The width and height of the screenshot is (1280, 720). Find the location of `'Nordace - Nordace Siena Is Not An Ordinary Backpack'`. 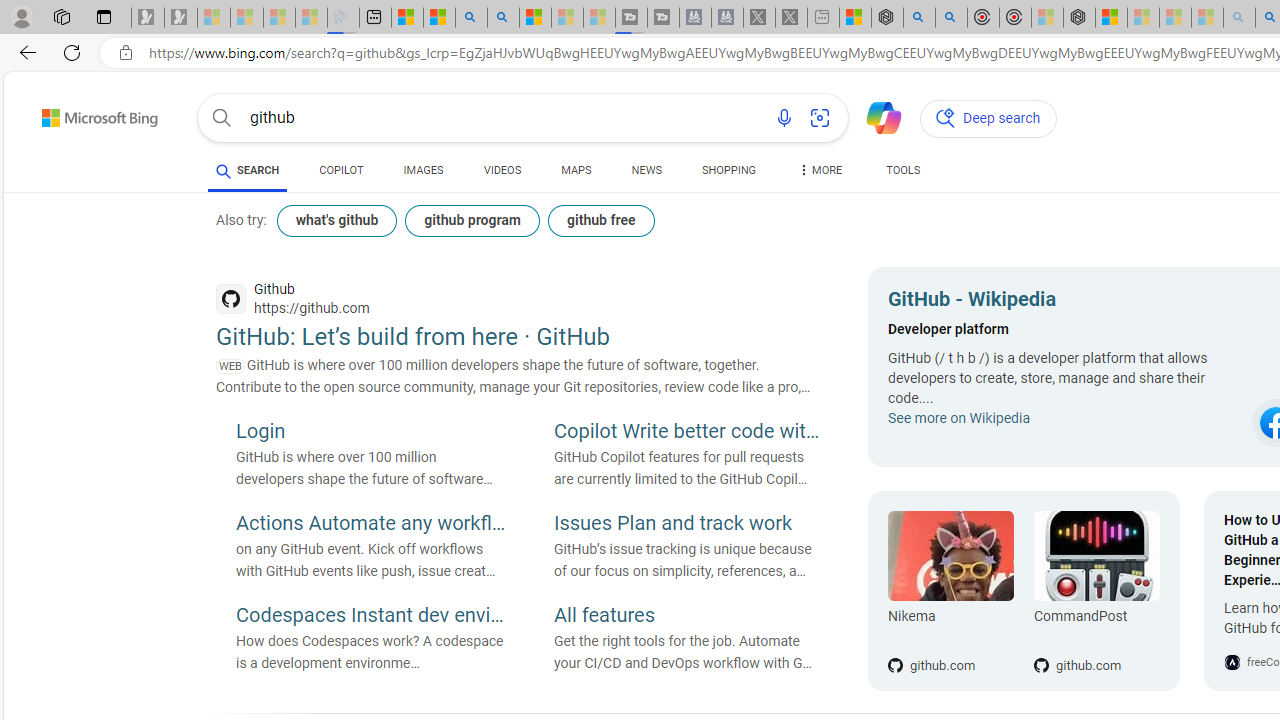

'Nordace - Nordace Siena Is Not An Ordinary Backpack' is located at coordinates (1078, 17).